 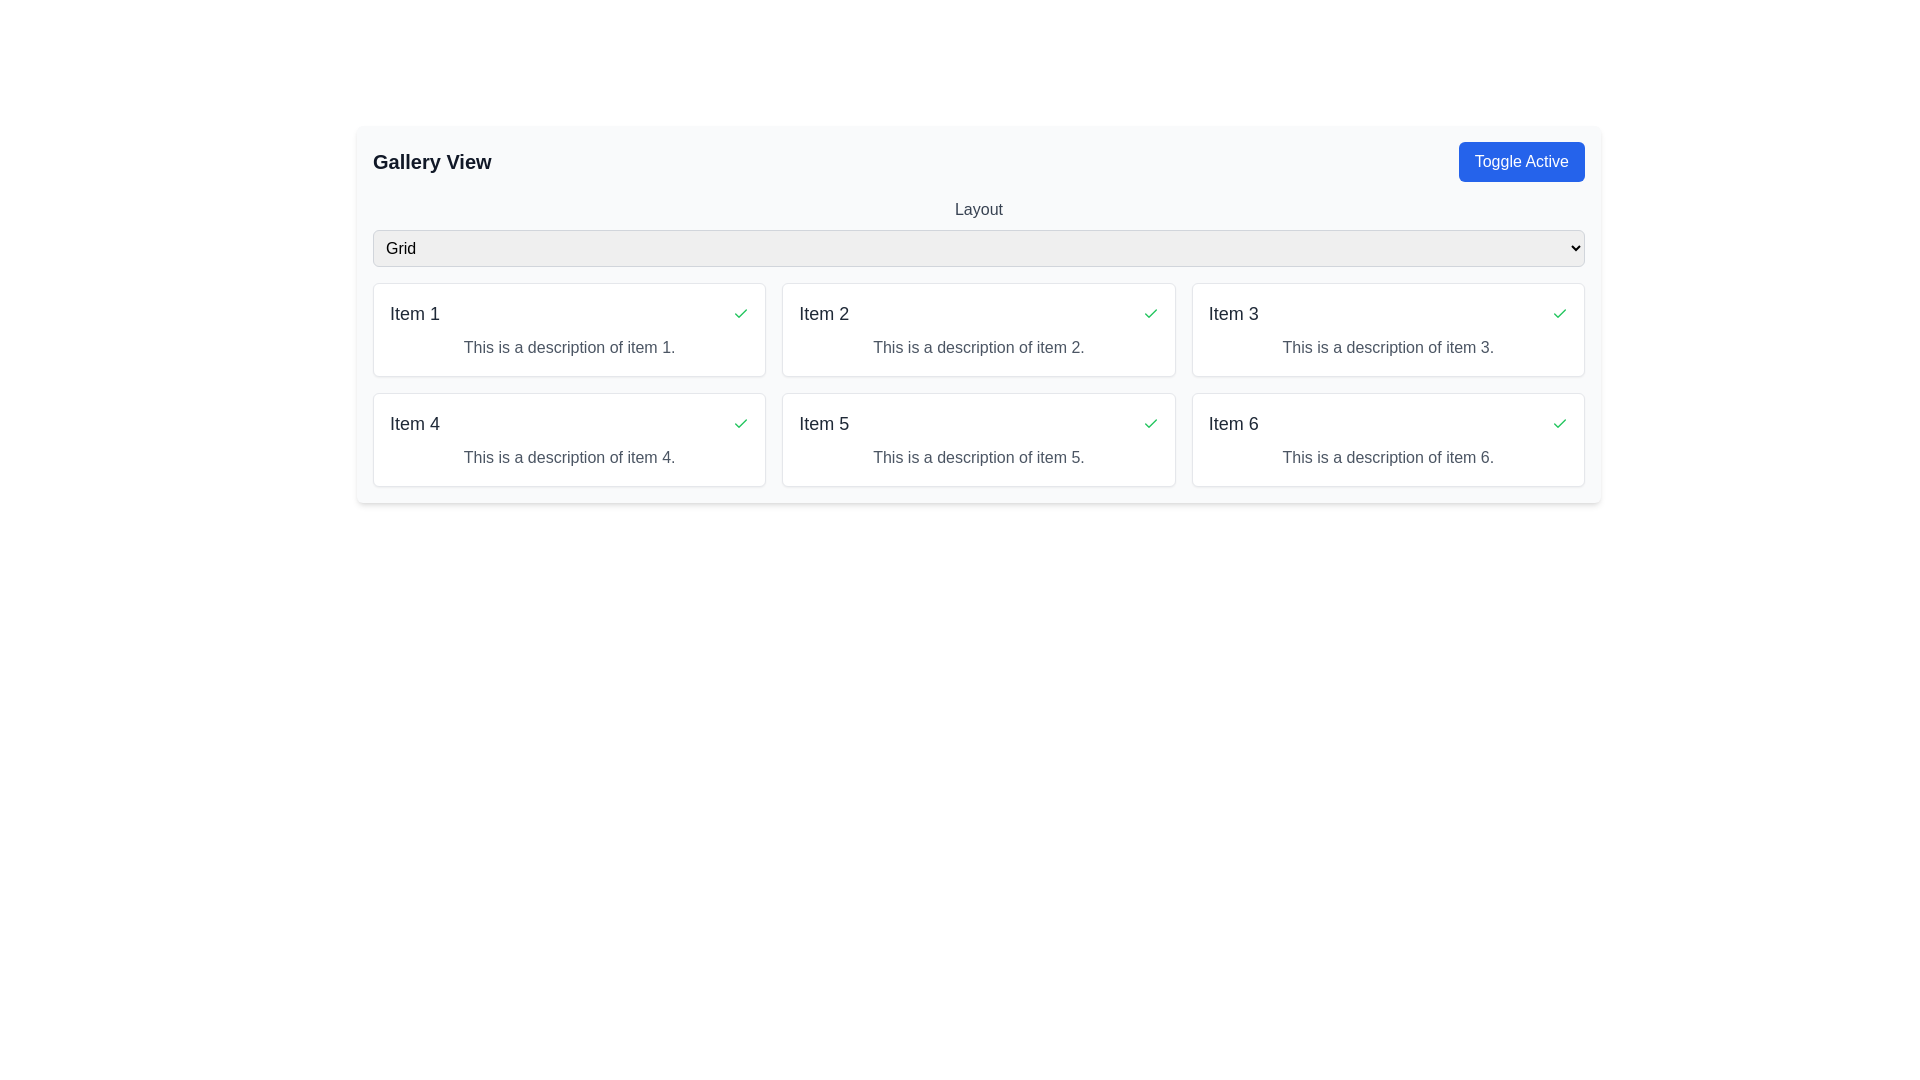 What do you see at coordinates (1387, 346) in the screenshot?
I see `the static text element located beneath the title 'Item 3' within the white card, which is the third card in the grid layout` at bounding box center [1387, 346].